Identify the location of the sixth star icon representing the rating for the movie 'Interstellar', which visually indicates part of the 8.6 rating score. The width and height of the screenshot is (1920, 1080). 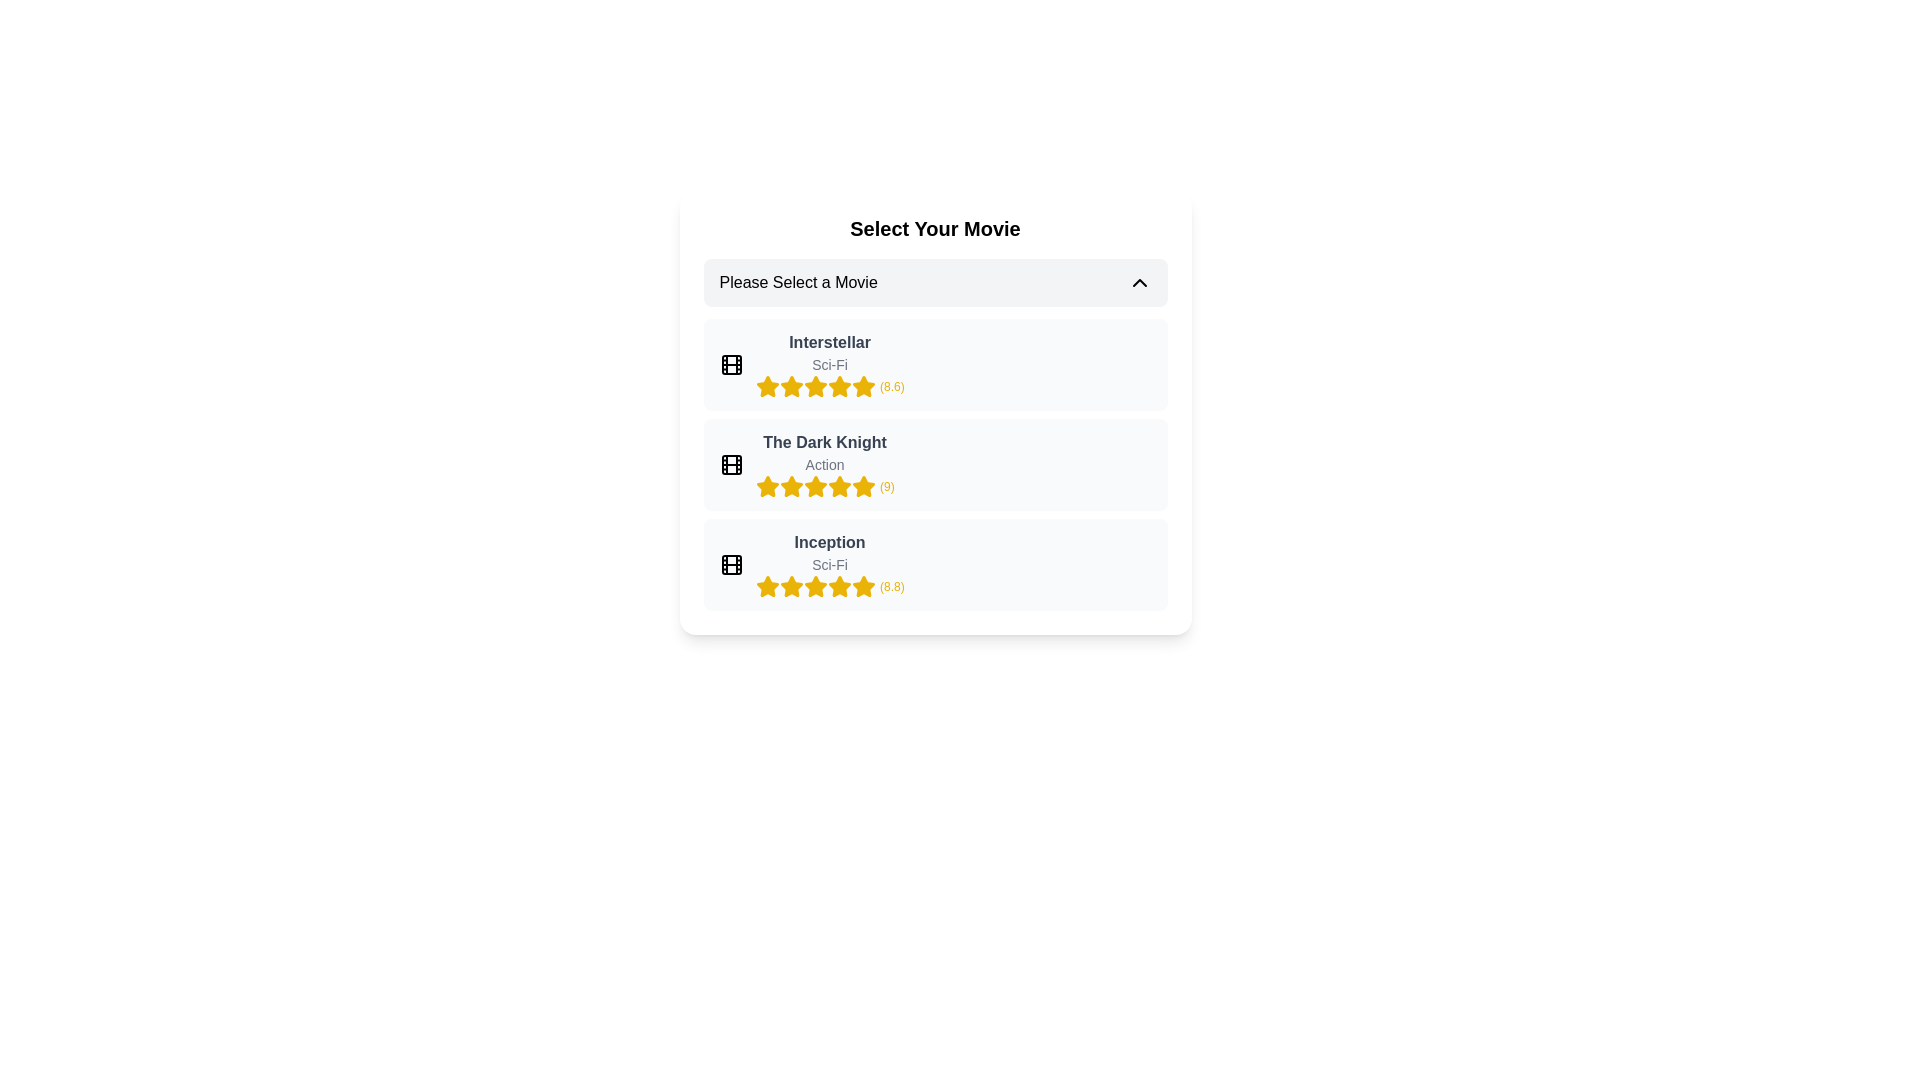
(839, 386).